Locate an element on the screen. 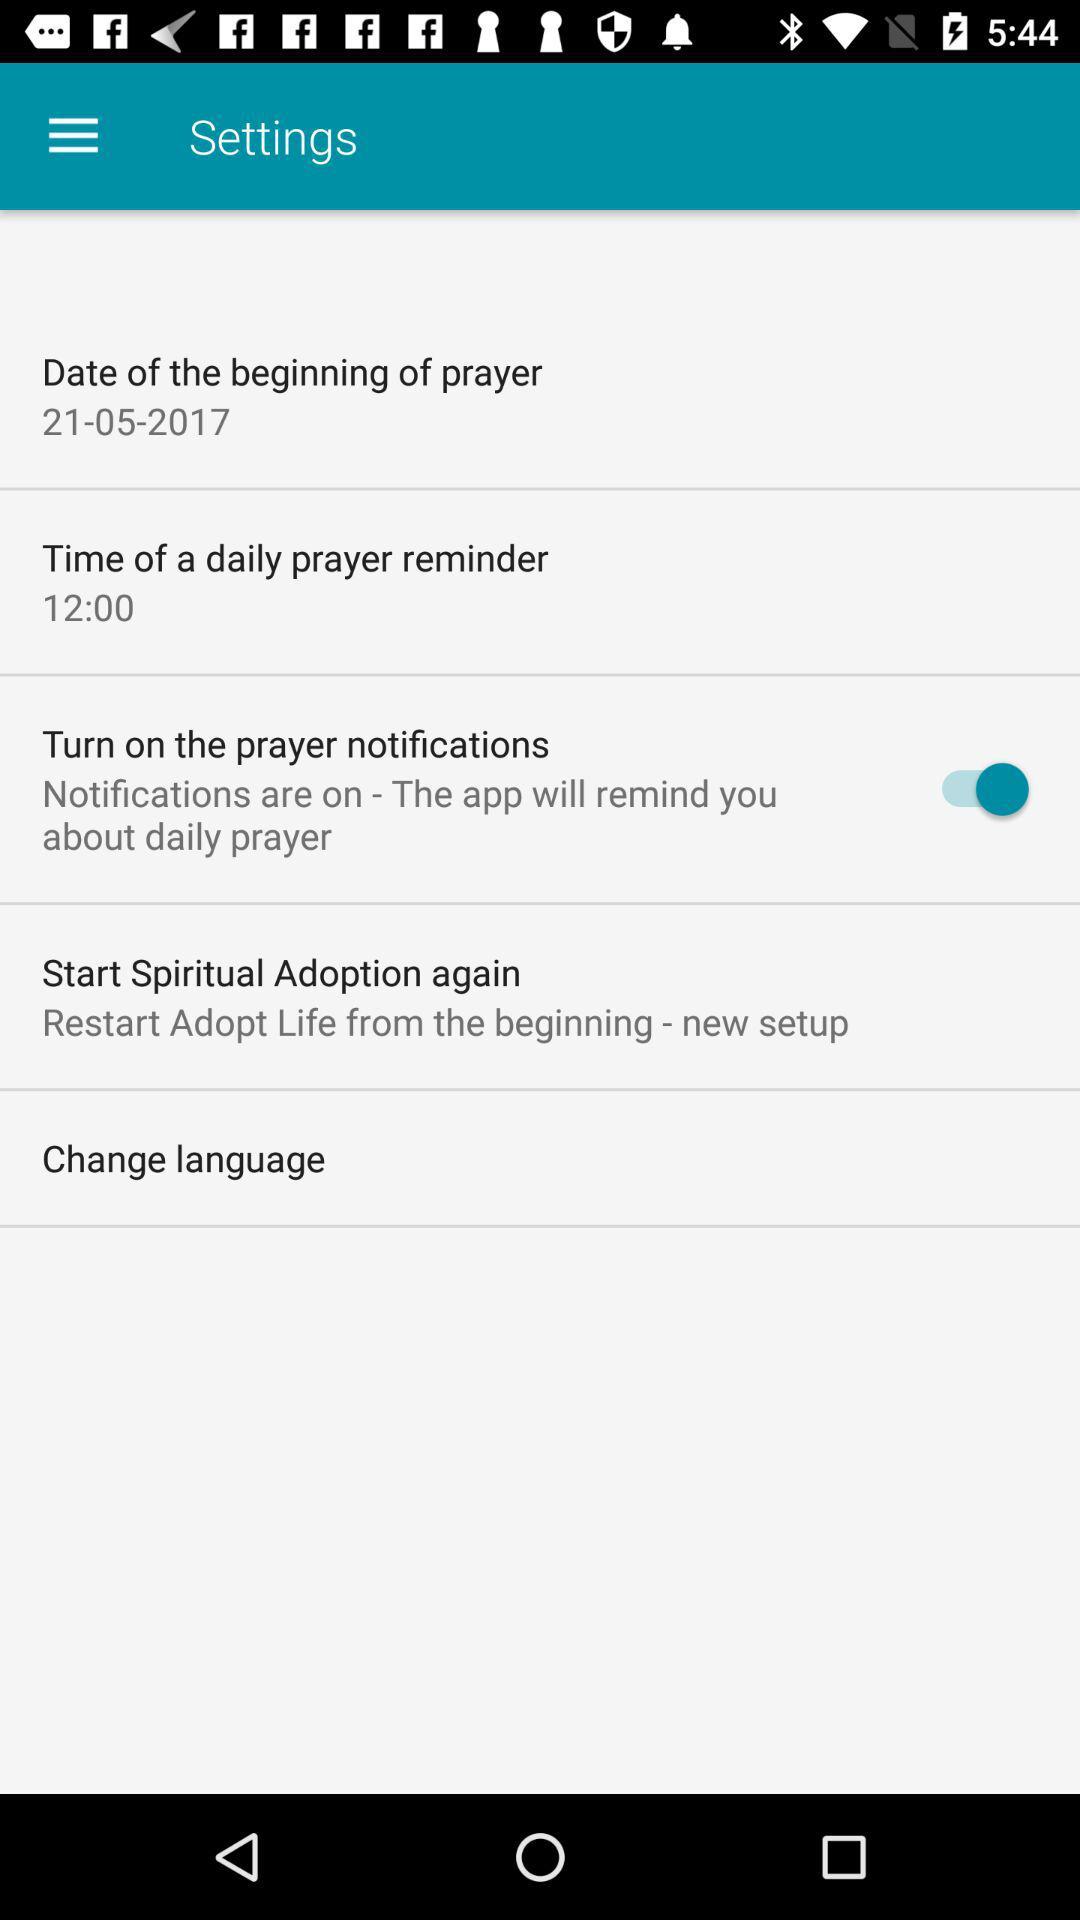 The image size is (1080, 1920). the icon to the left of settings item is located at coordinates (72, 135).